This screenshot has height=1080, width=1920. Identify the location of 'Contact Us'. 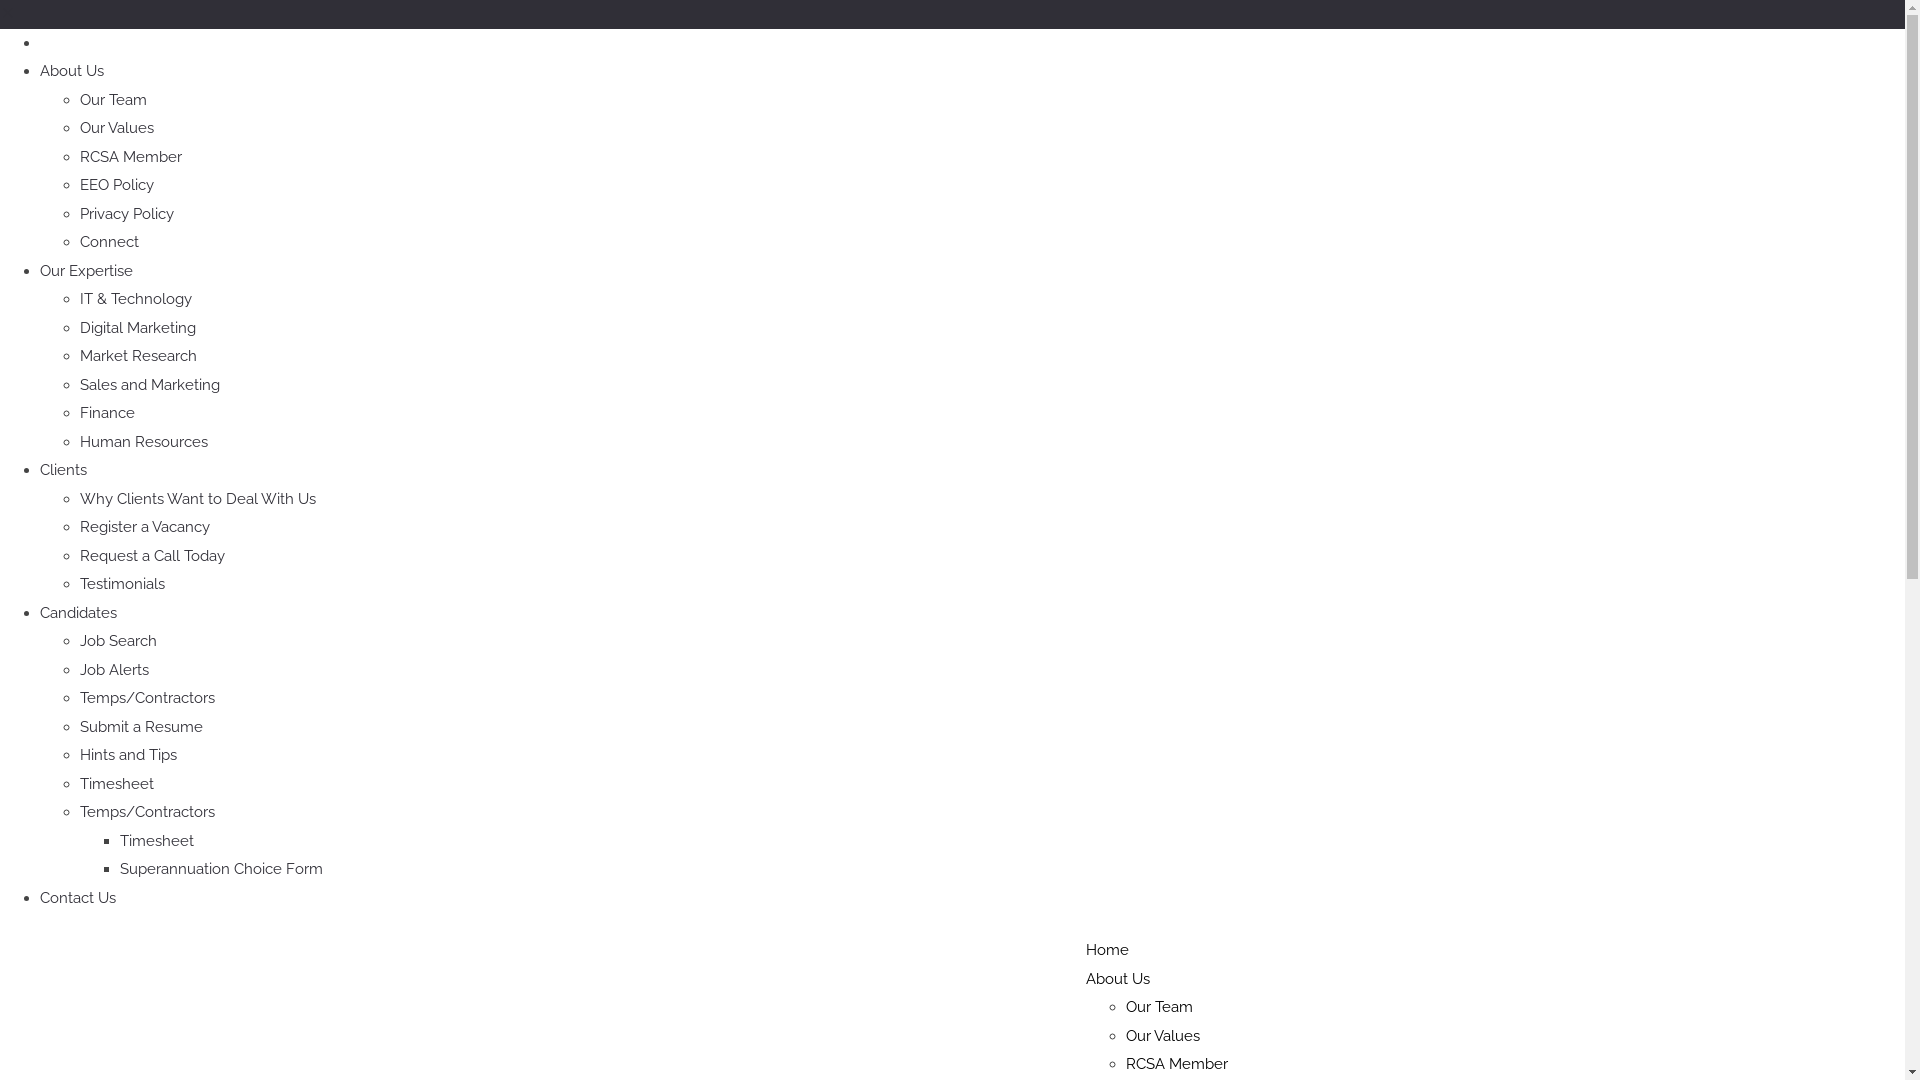
(77, 896).